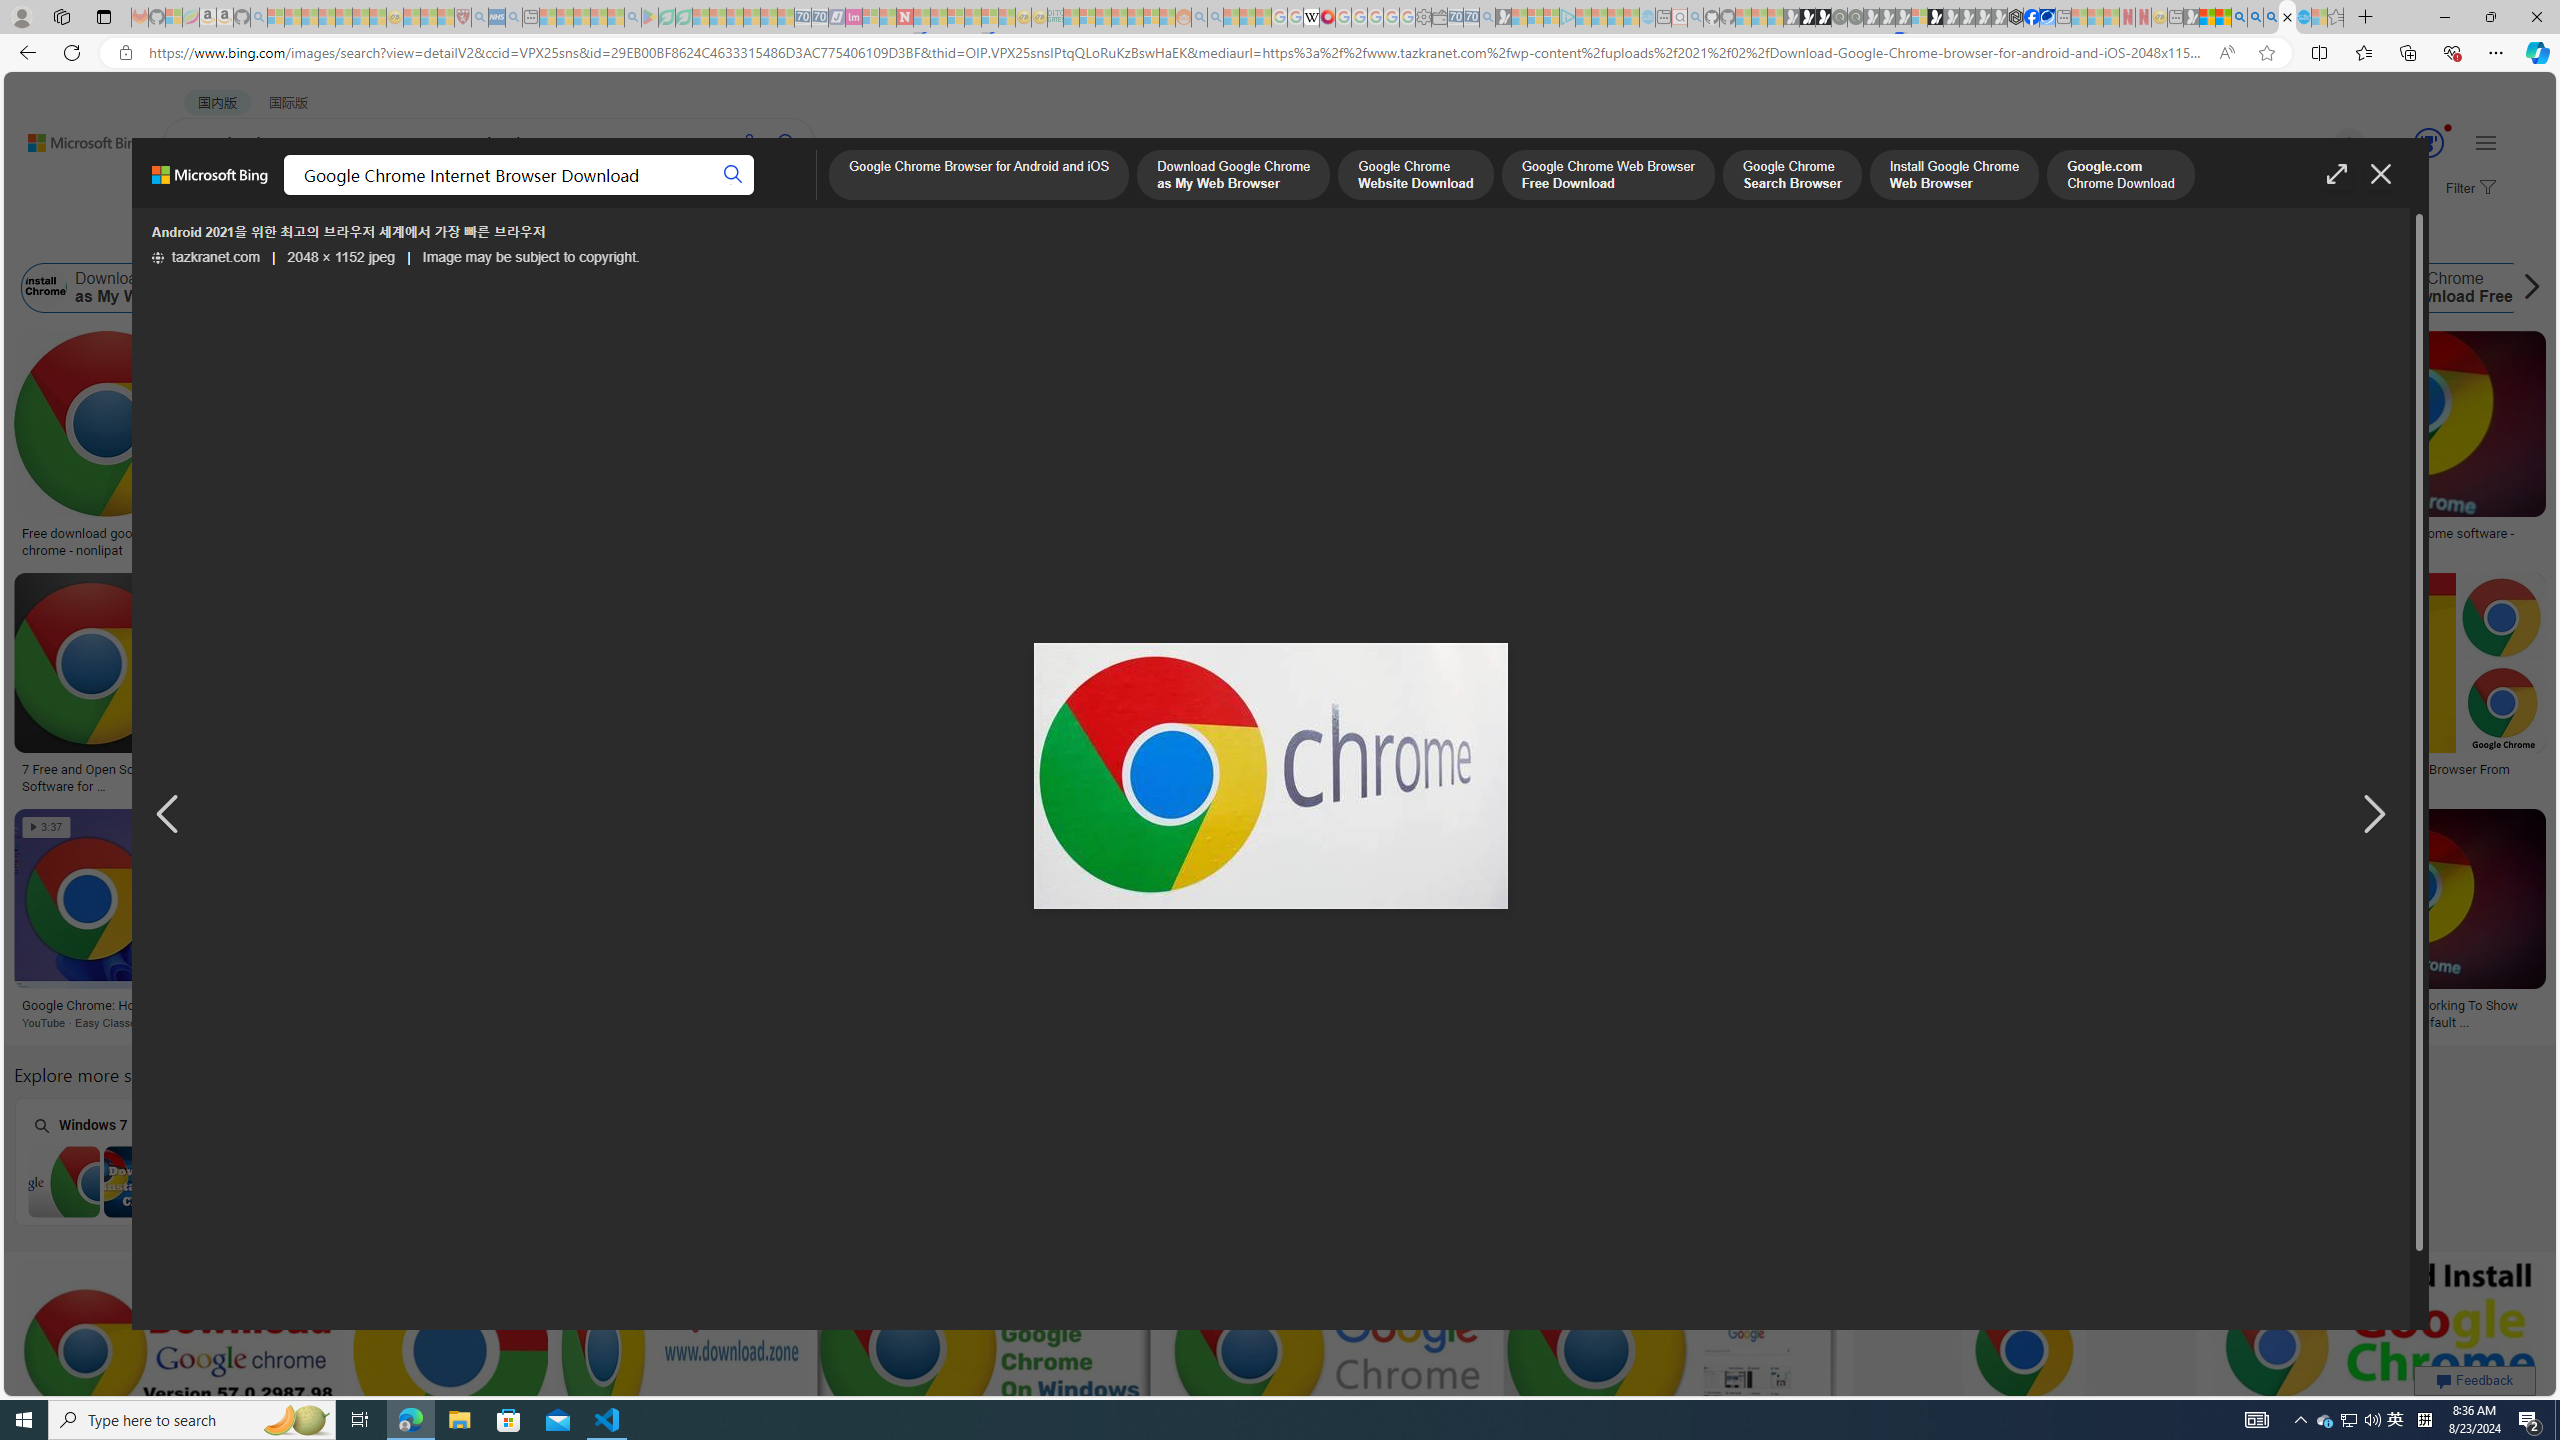  Describe the element at coordinates (343, 16) in the screenshot. I see `'New Report Confirms 2023 Was Record Hot | Watch - Sleeping'` at that location.